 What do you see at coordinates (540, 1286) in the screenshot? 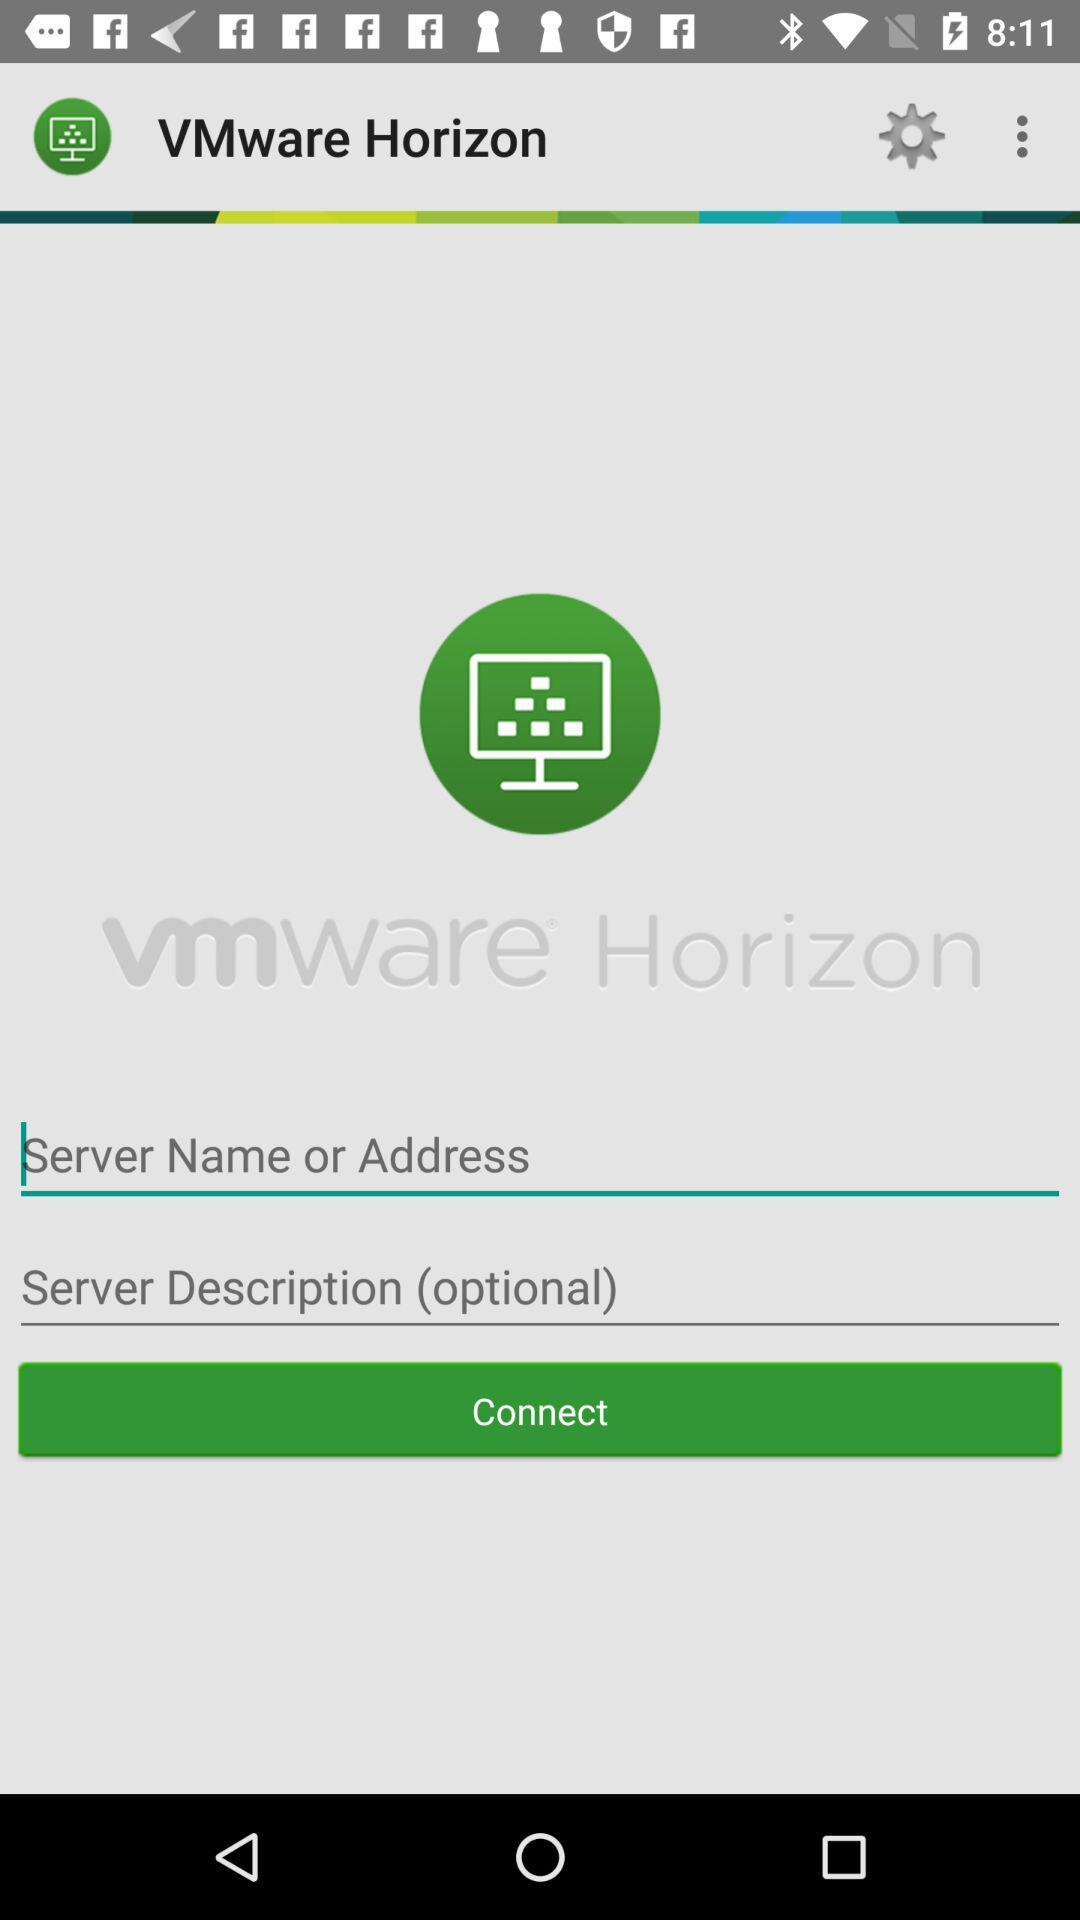
I see `item above the connect icon` at bounding box center [540, 1286].